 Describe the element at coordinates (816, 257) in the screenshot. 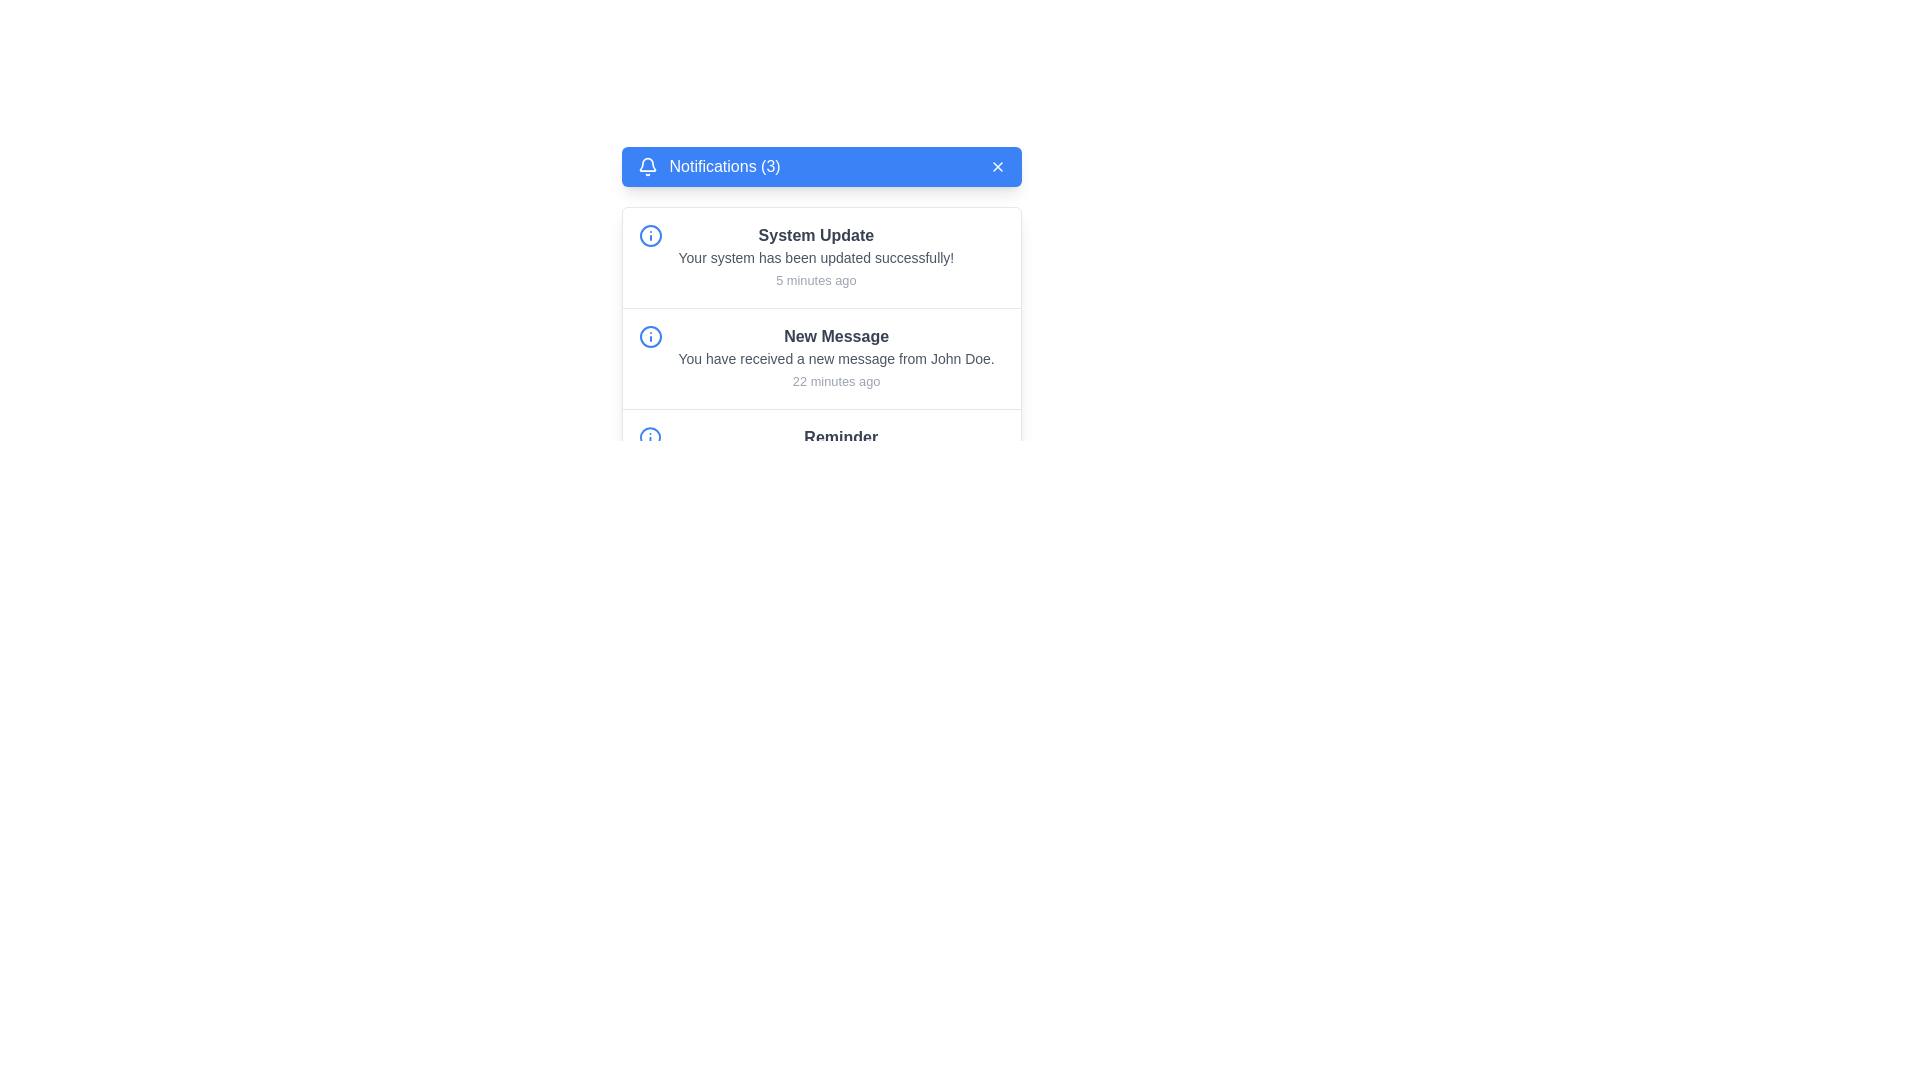

I see `the informational Text Label that indicates the success of a system update, located below the 'System Update' header and above the timestamp '5 minutes ago'` at that location.